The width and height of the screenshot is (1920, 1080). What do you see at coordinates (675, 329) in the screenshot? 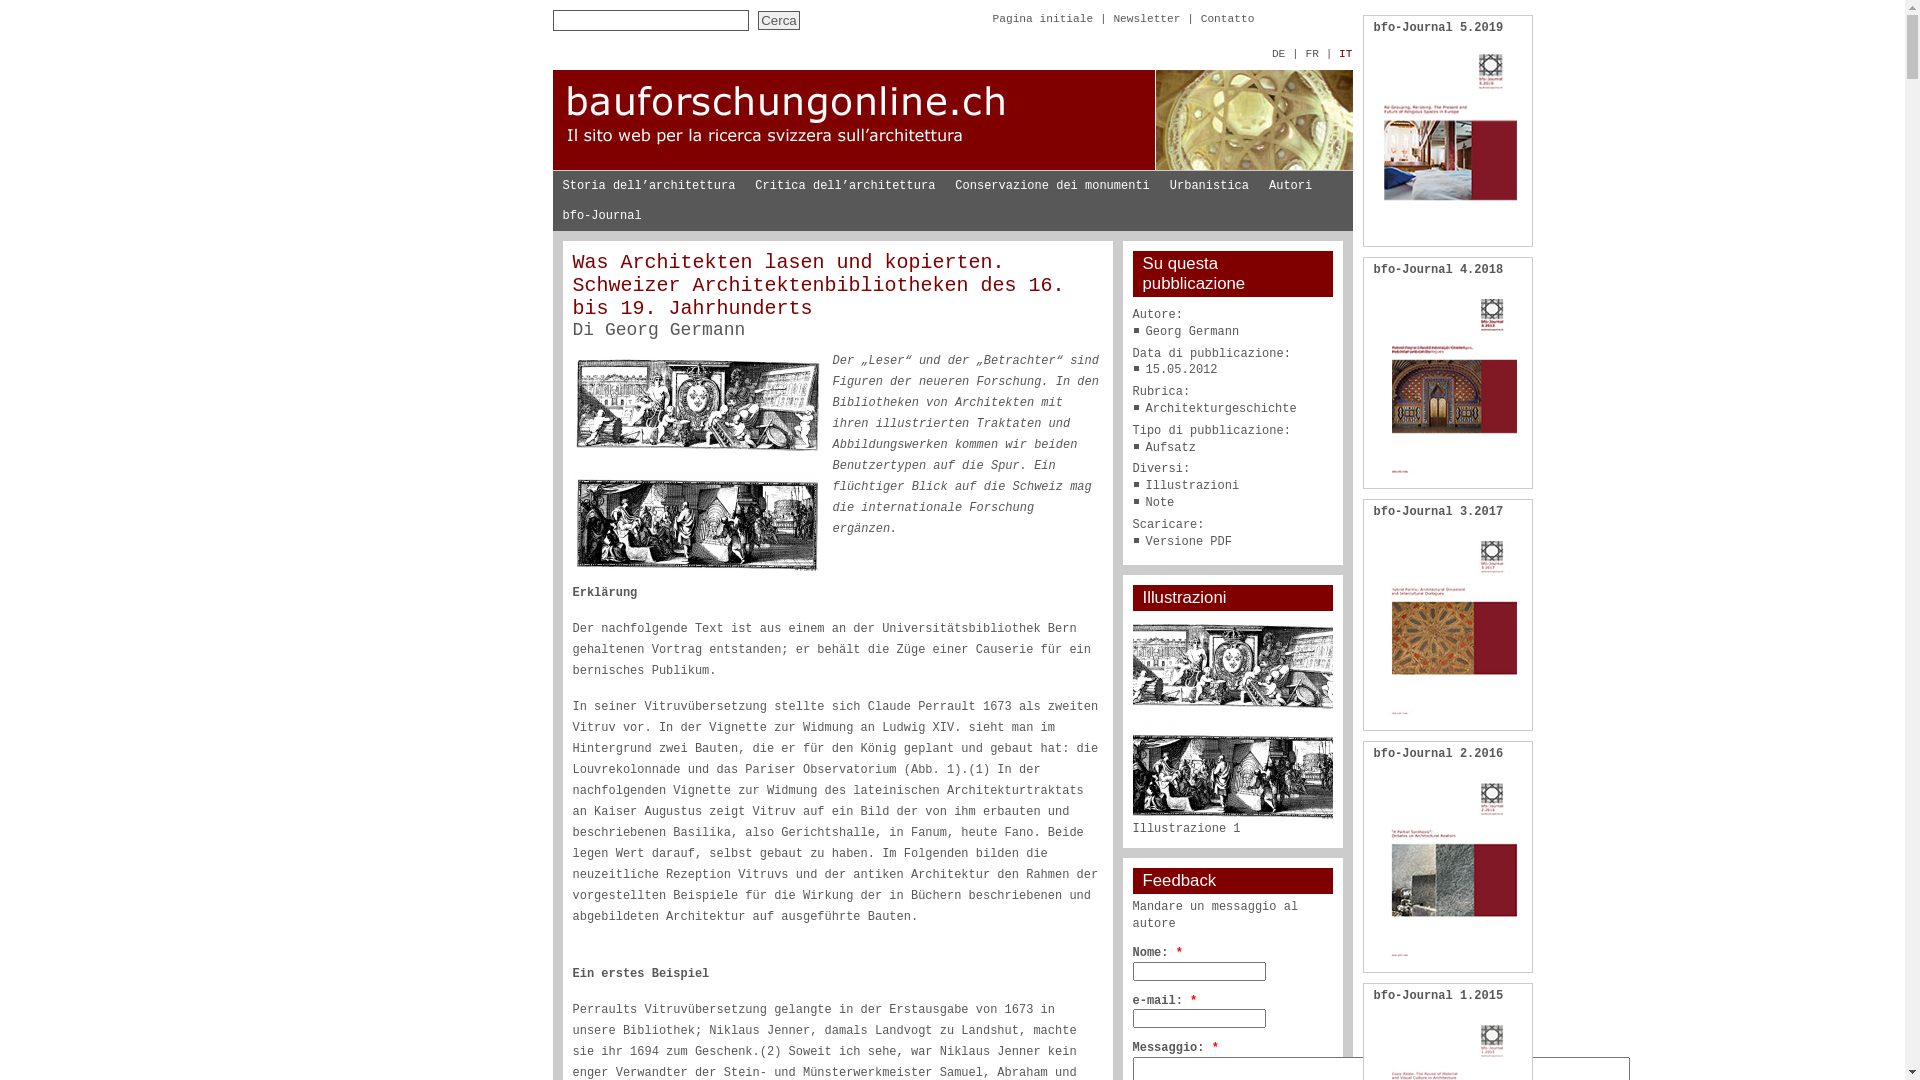
I see `'Georg Germann'` at bounding box center [675, 329].